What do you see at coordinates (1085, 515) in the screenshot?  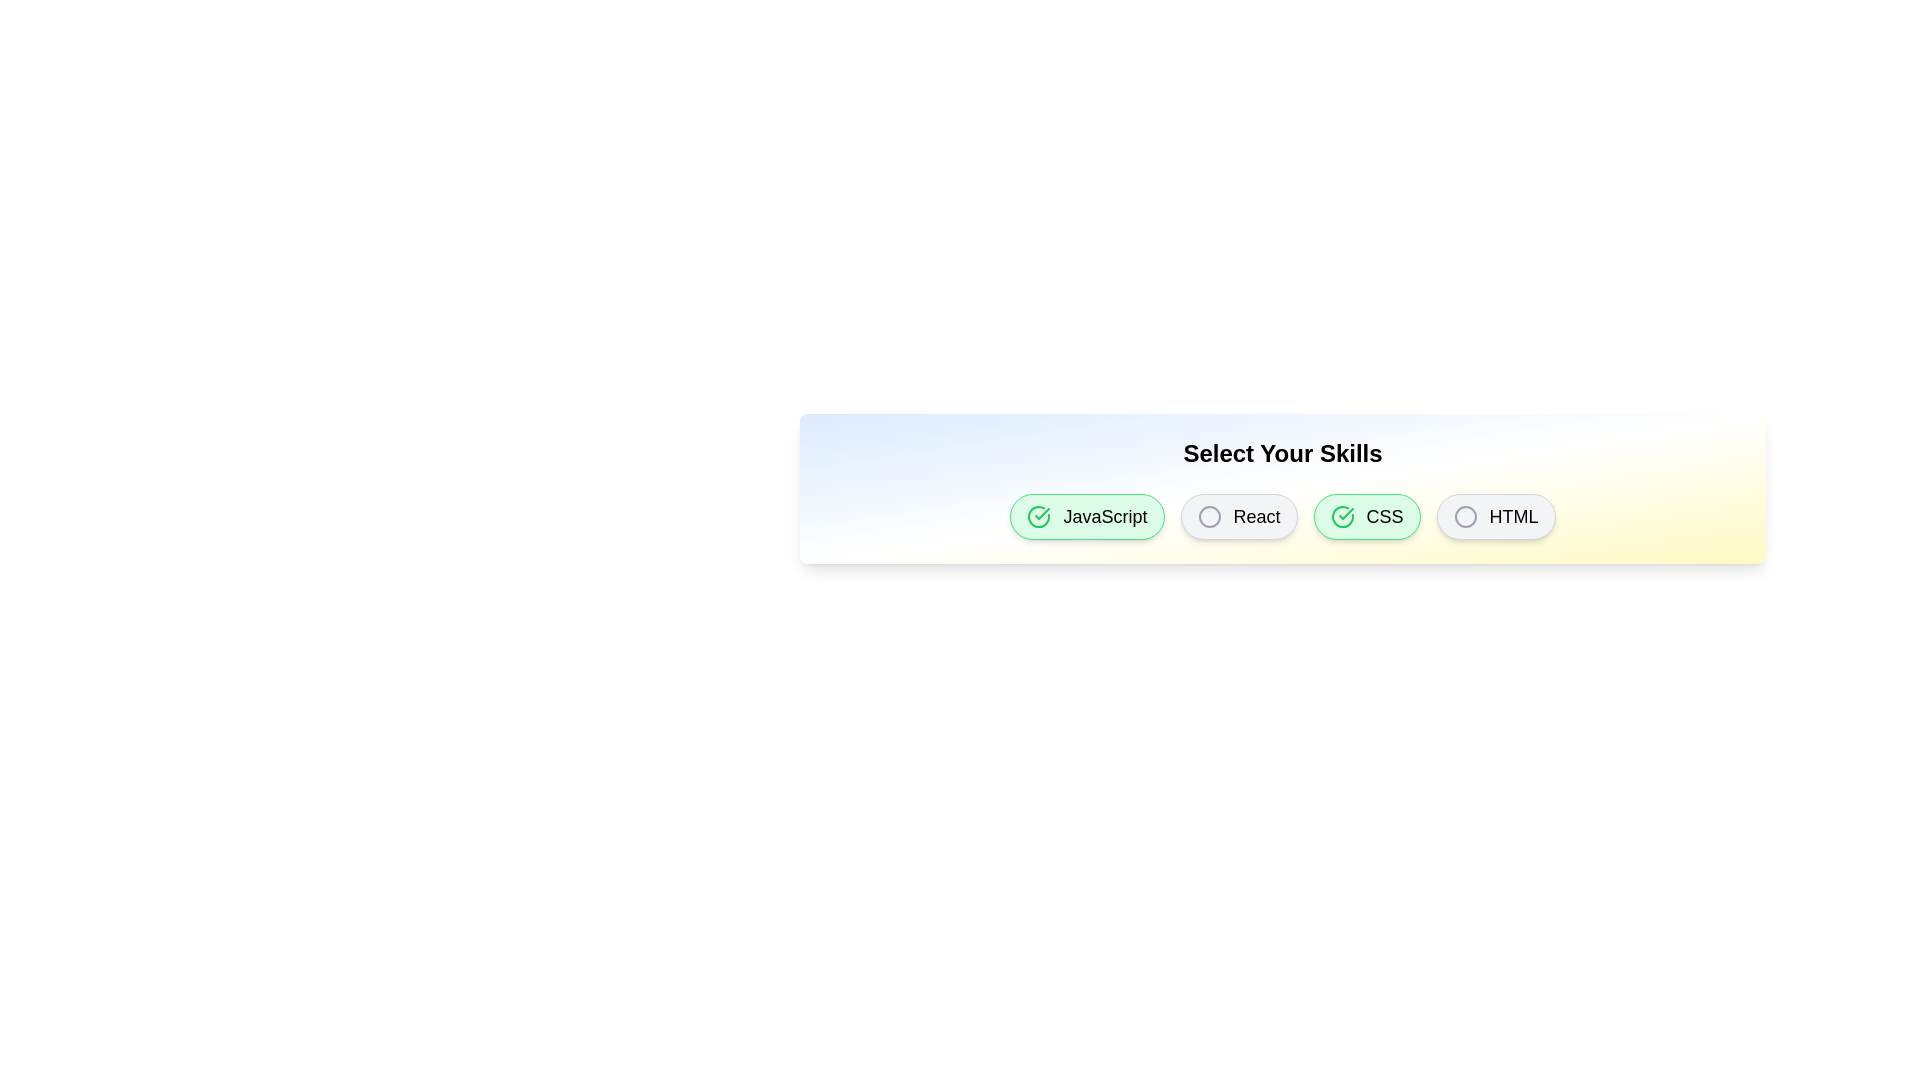 I see `the skill JavaScript` at bounding box center [1085, 515].